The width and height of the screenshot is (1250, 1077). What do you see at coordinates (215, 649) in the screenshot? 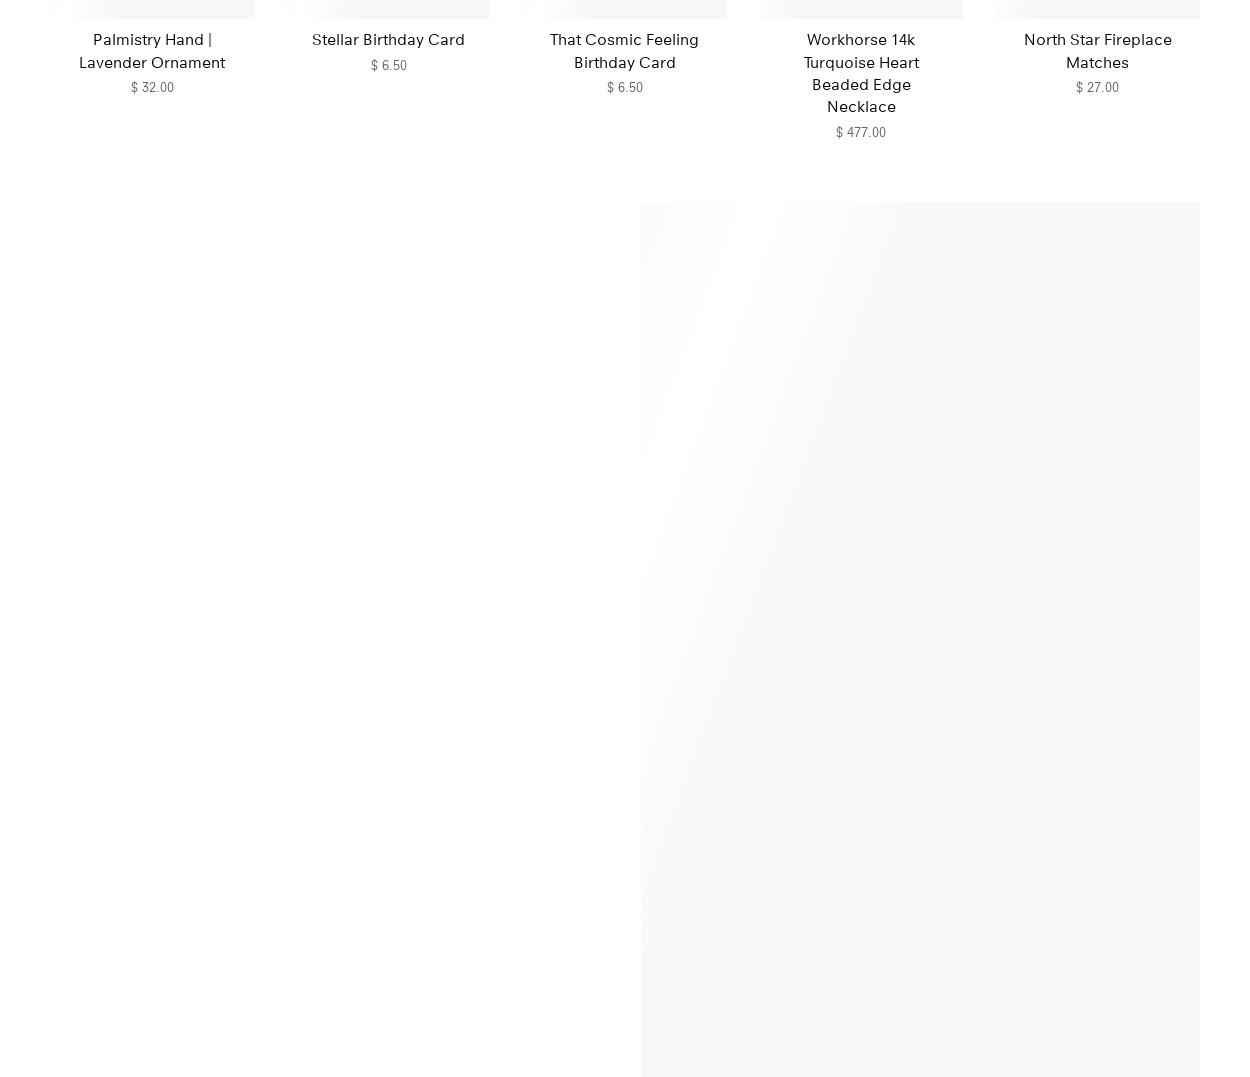
I see `'From the Pantry'` at bounding box center [215, 649].